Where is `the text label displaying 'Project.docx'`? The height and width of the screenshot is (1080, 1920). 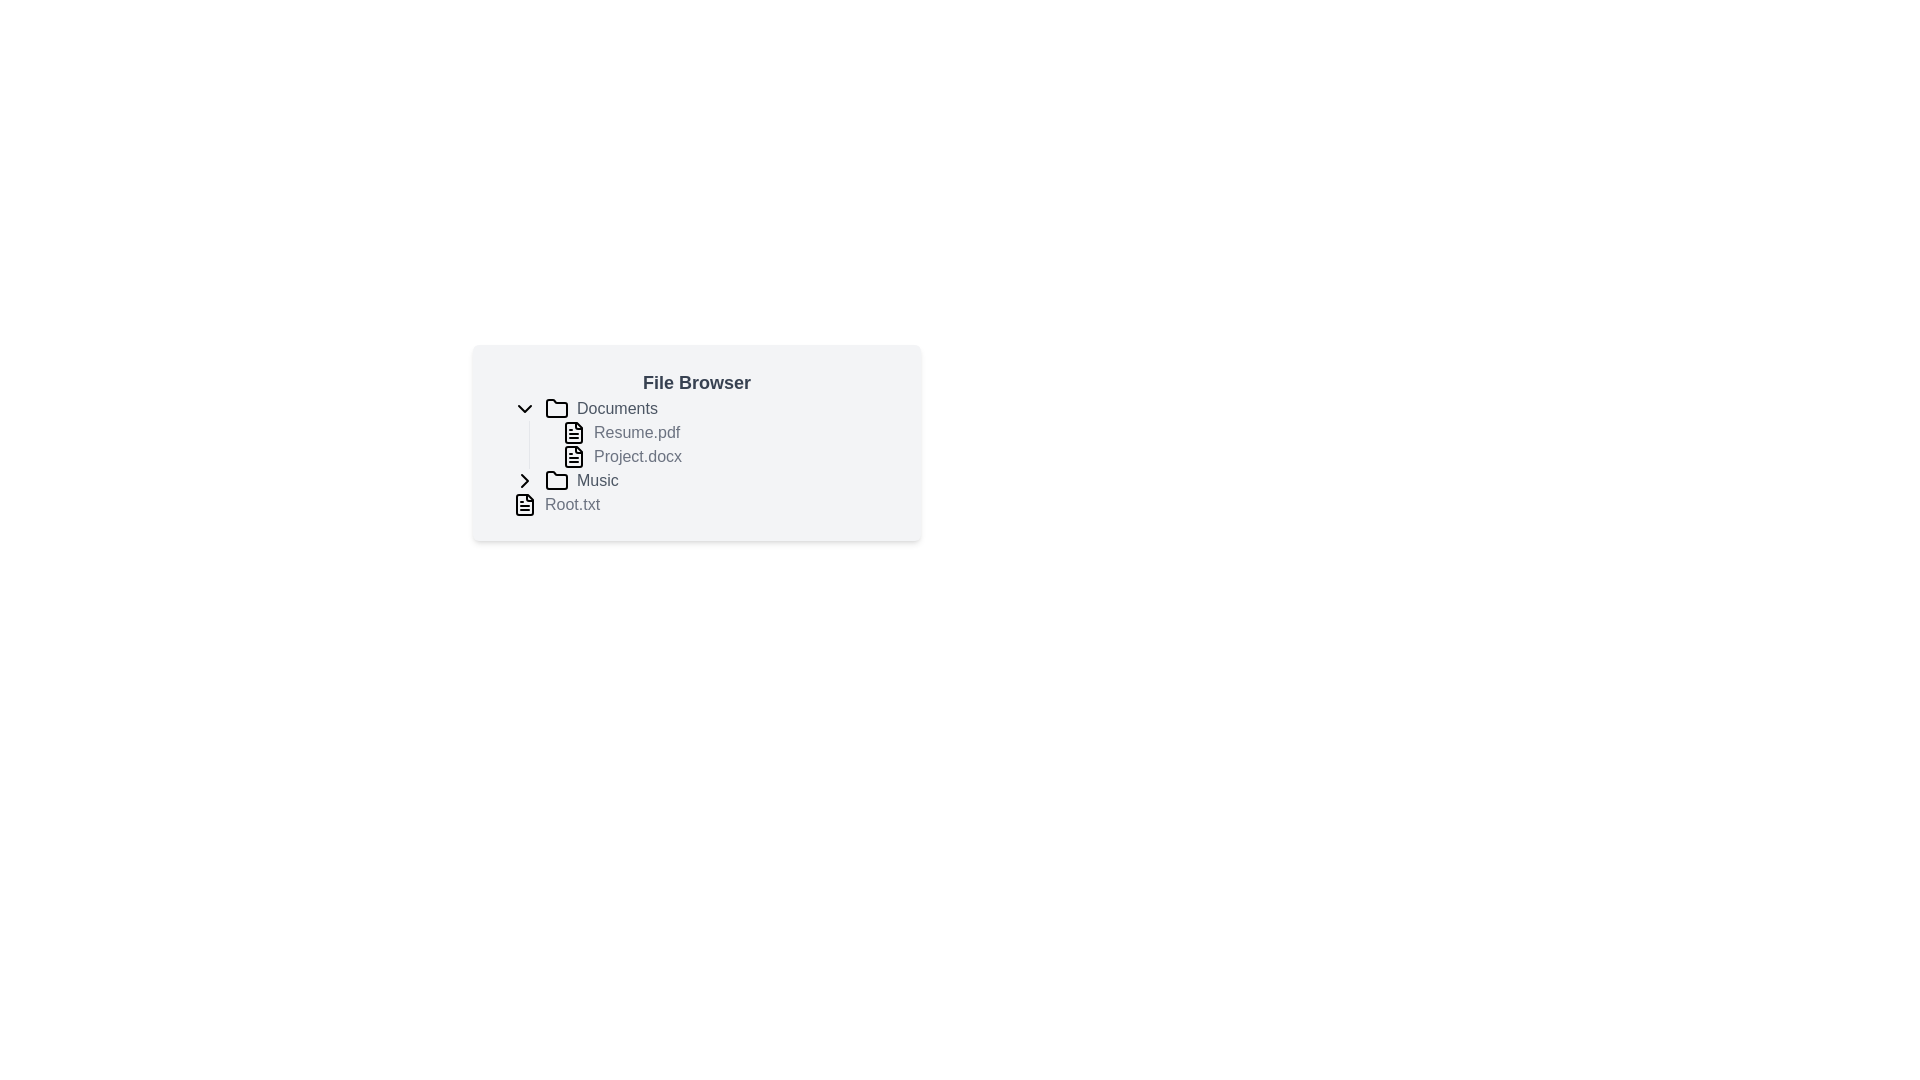 the text label displaying 'Project.docx' is located at coordinates (637, 456).